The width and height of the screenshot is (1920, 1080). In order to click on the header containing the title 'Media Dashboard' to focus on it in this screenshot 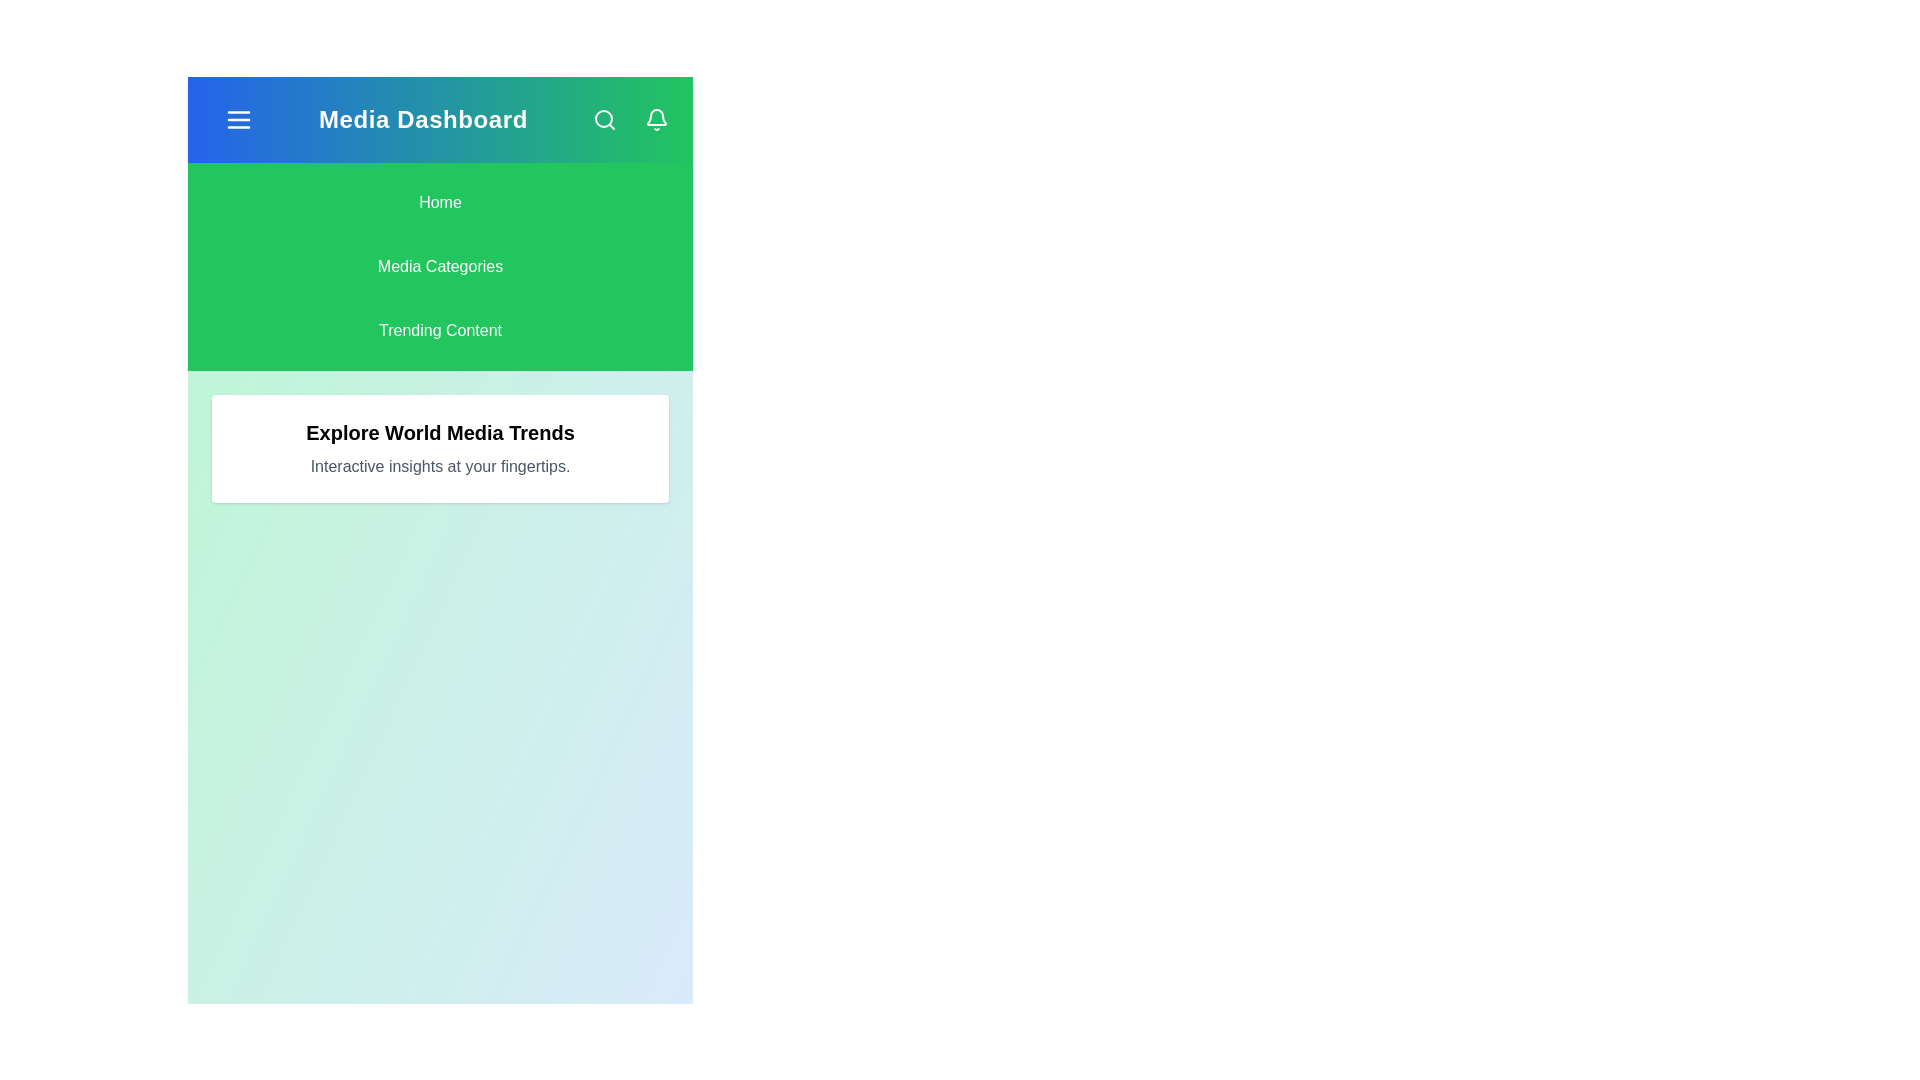, I will do `click(421, 119)`.